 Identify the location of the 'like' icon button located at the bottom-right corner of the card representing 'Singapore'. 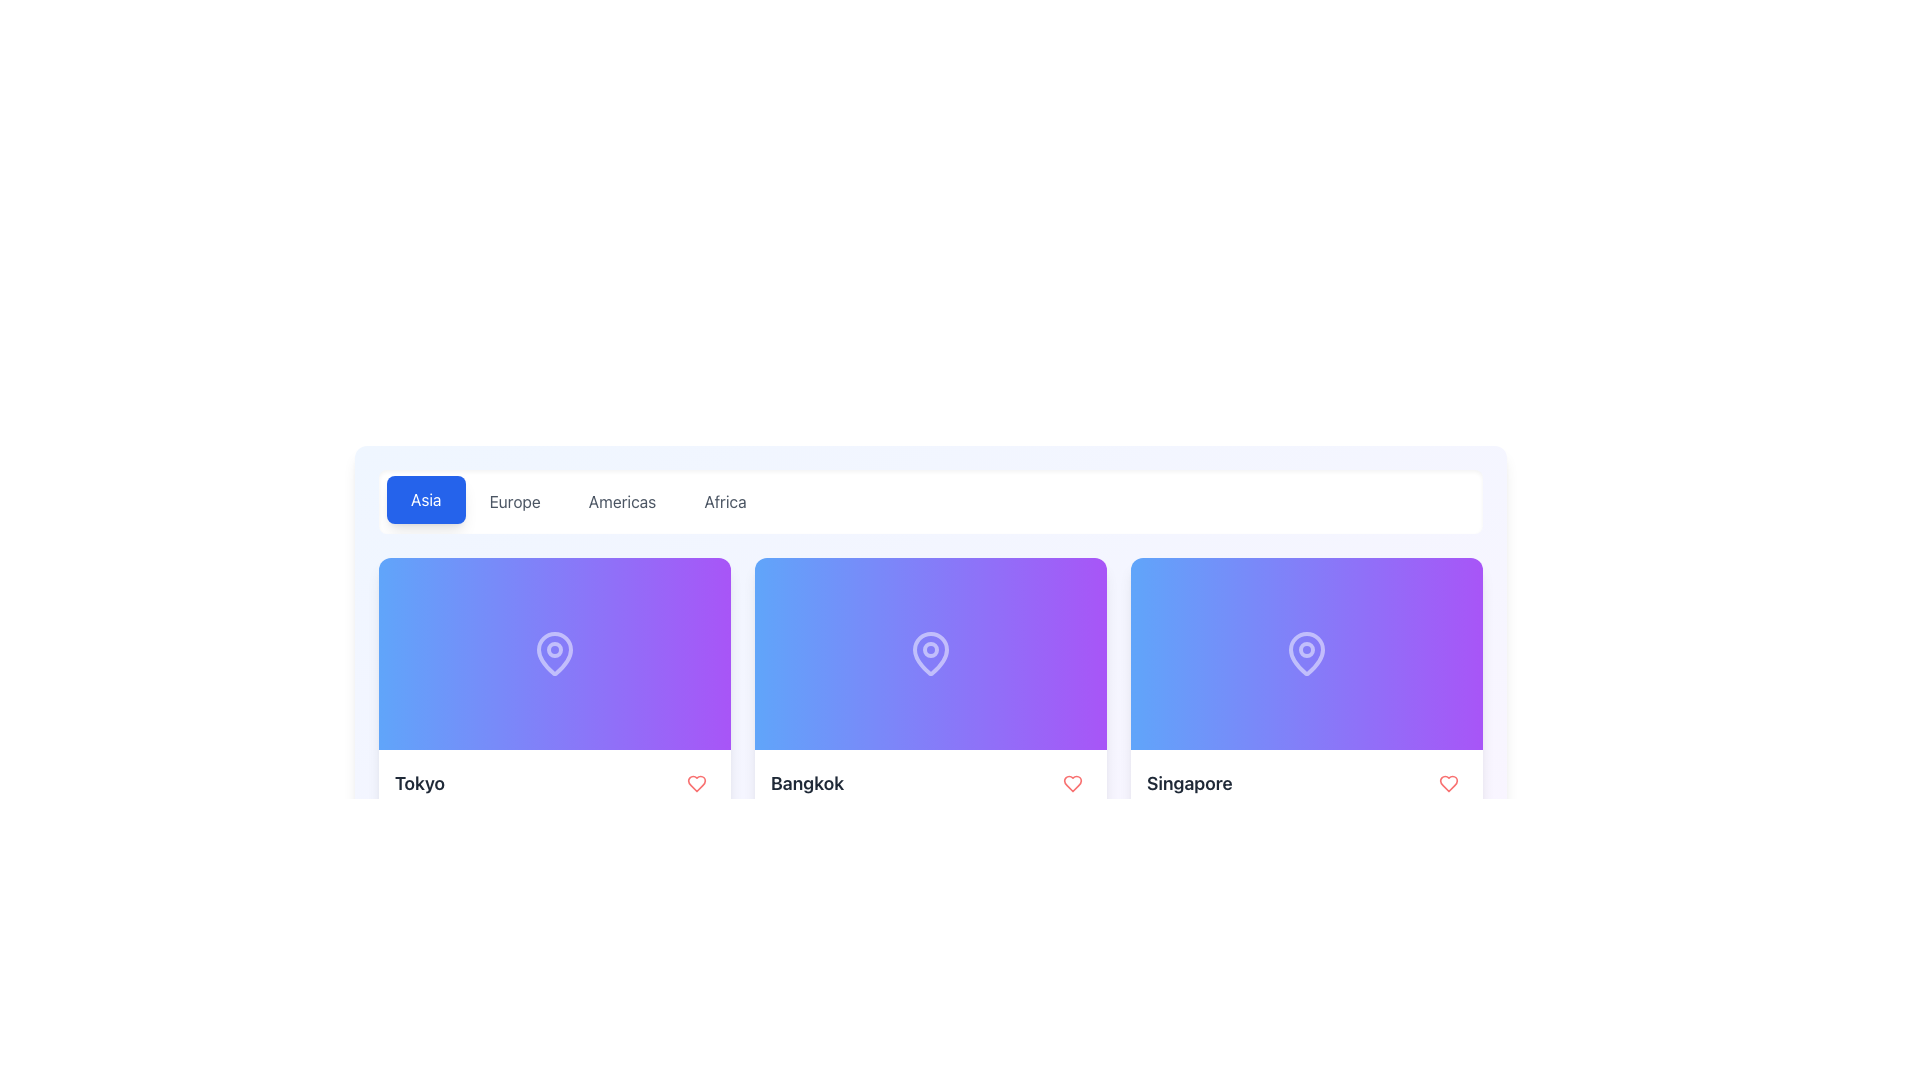
(1449, 782).